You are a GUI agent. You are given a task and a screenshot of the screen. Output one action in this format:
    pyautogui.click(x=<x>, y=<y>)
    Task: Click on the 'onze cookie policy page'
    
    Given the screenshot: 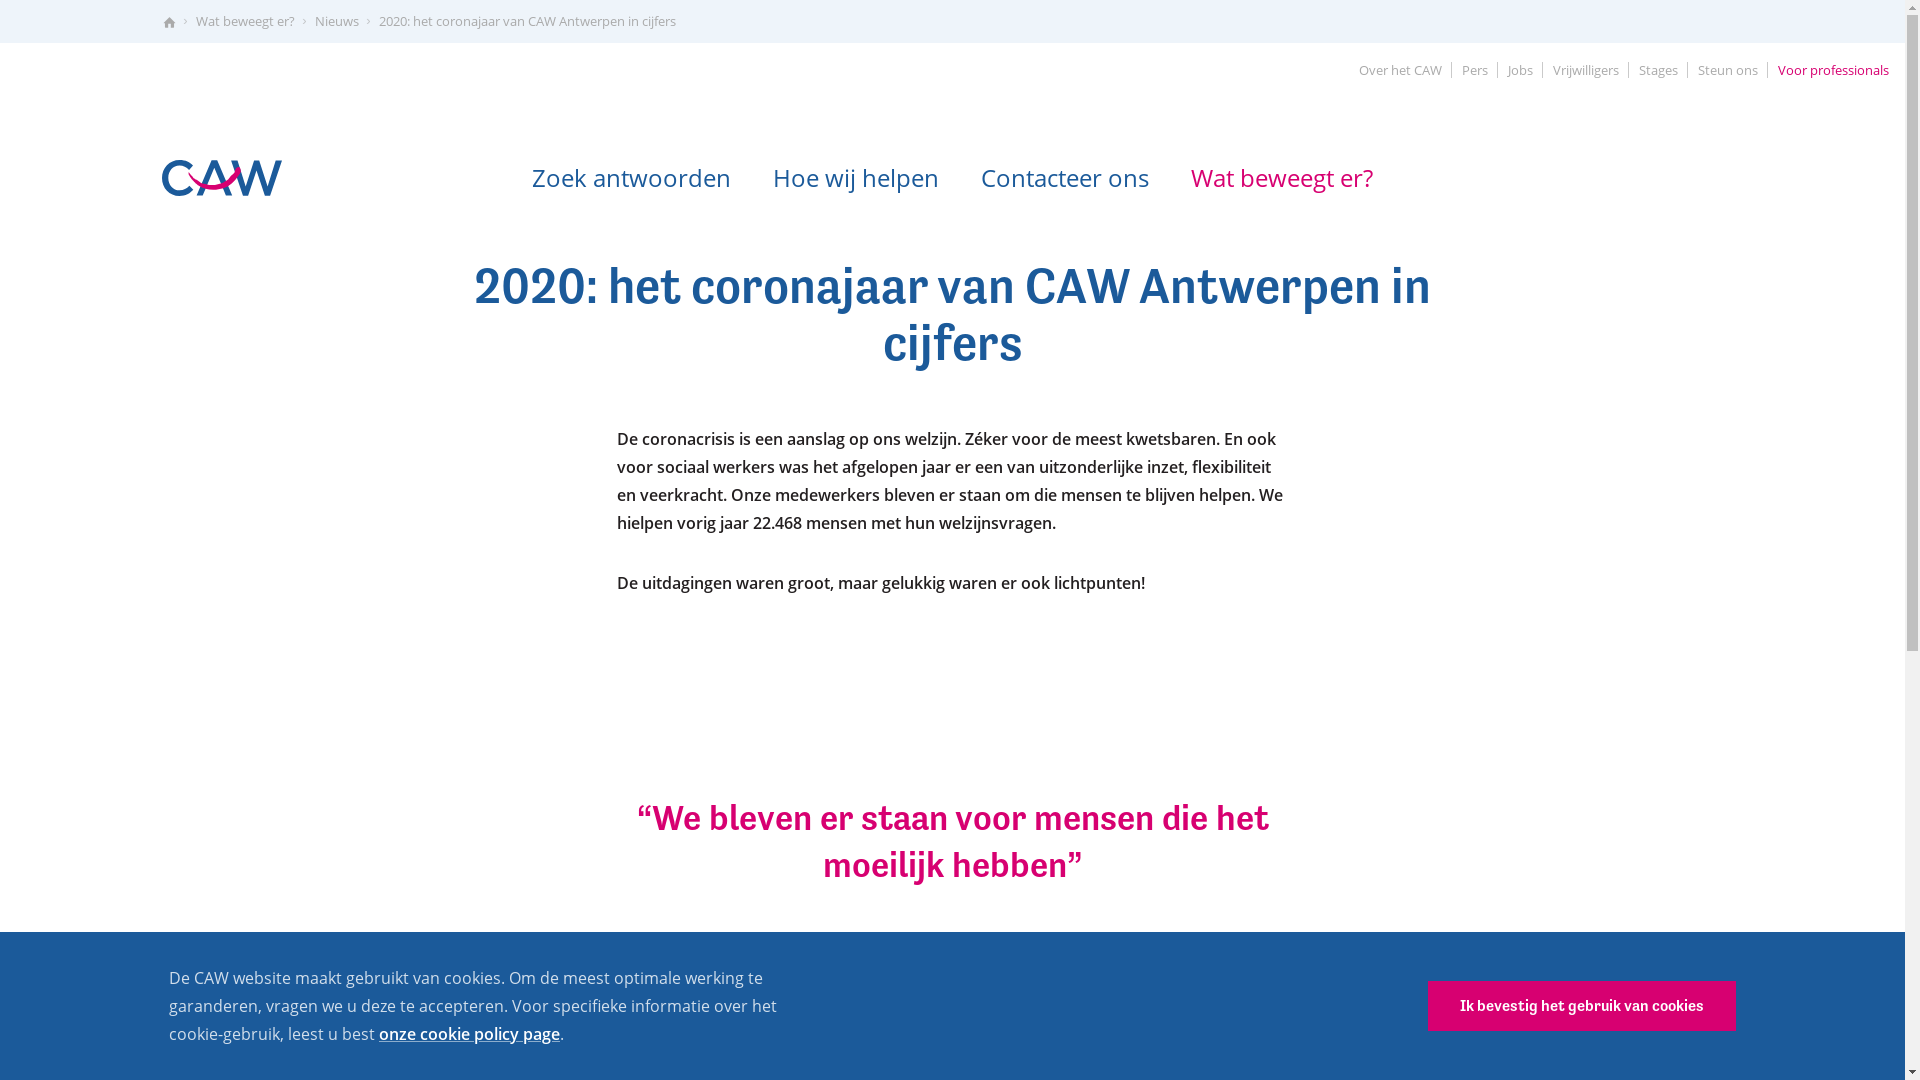 What is the action you would take?
    pyautogui.click(x=468, y=1033)
    